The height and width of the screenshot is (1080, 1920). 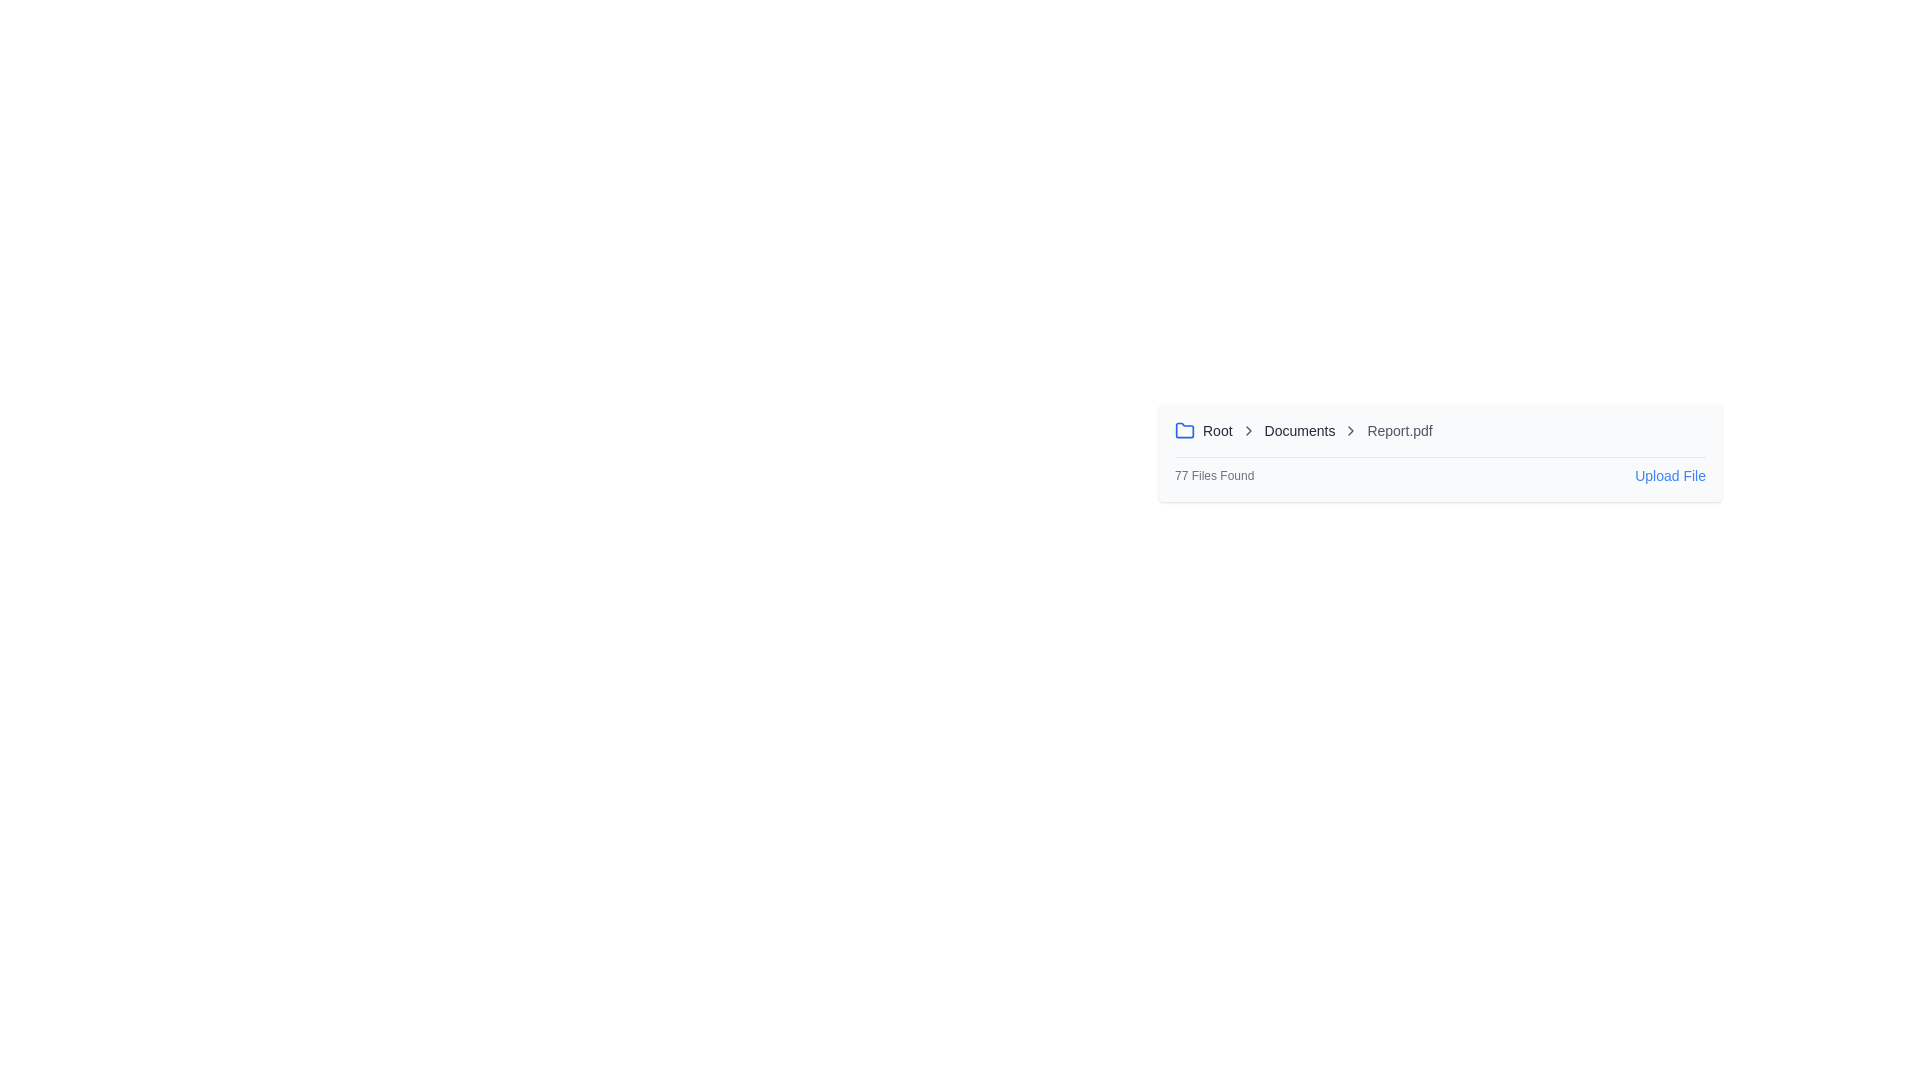 I want to click on the first clickable text label in the breadcrumb navigation bar, which indicates the root folder or directory, so click(x=1216, y=430).